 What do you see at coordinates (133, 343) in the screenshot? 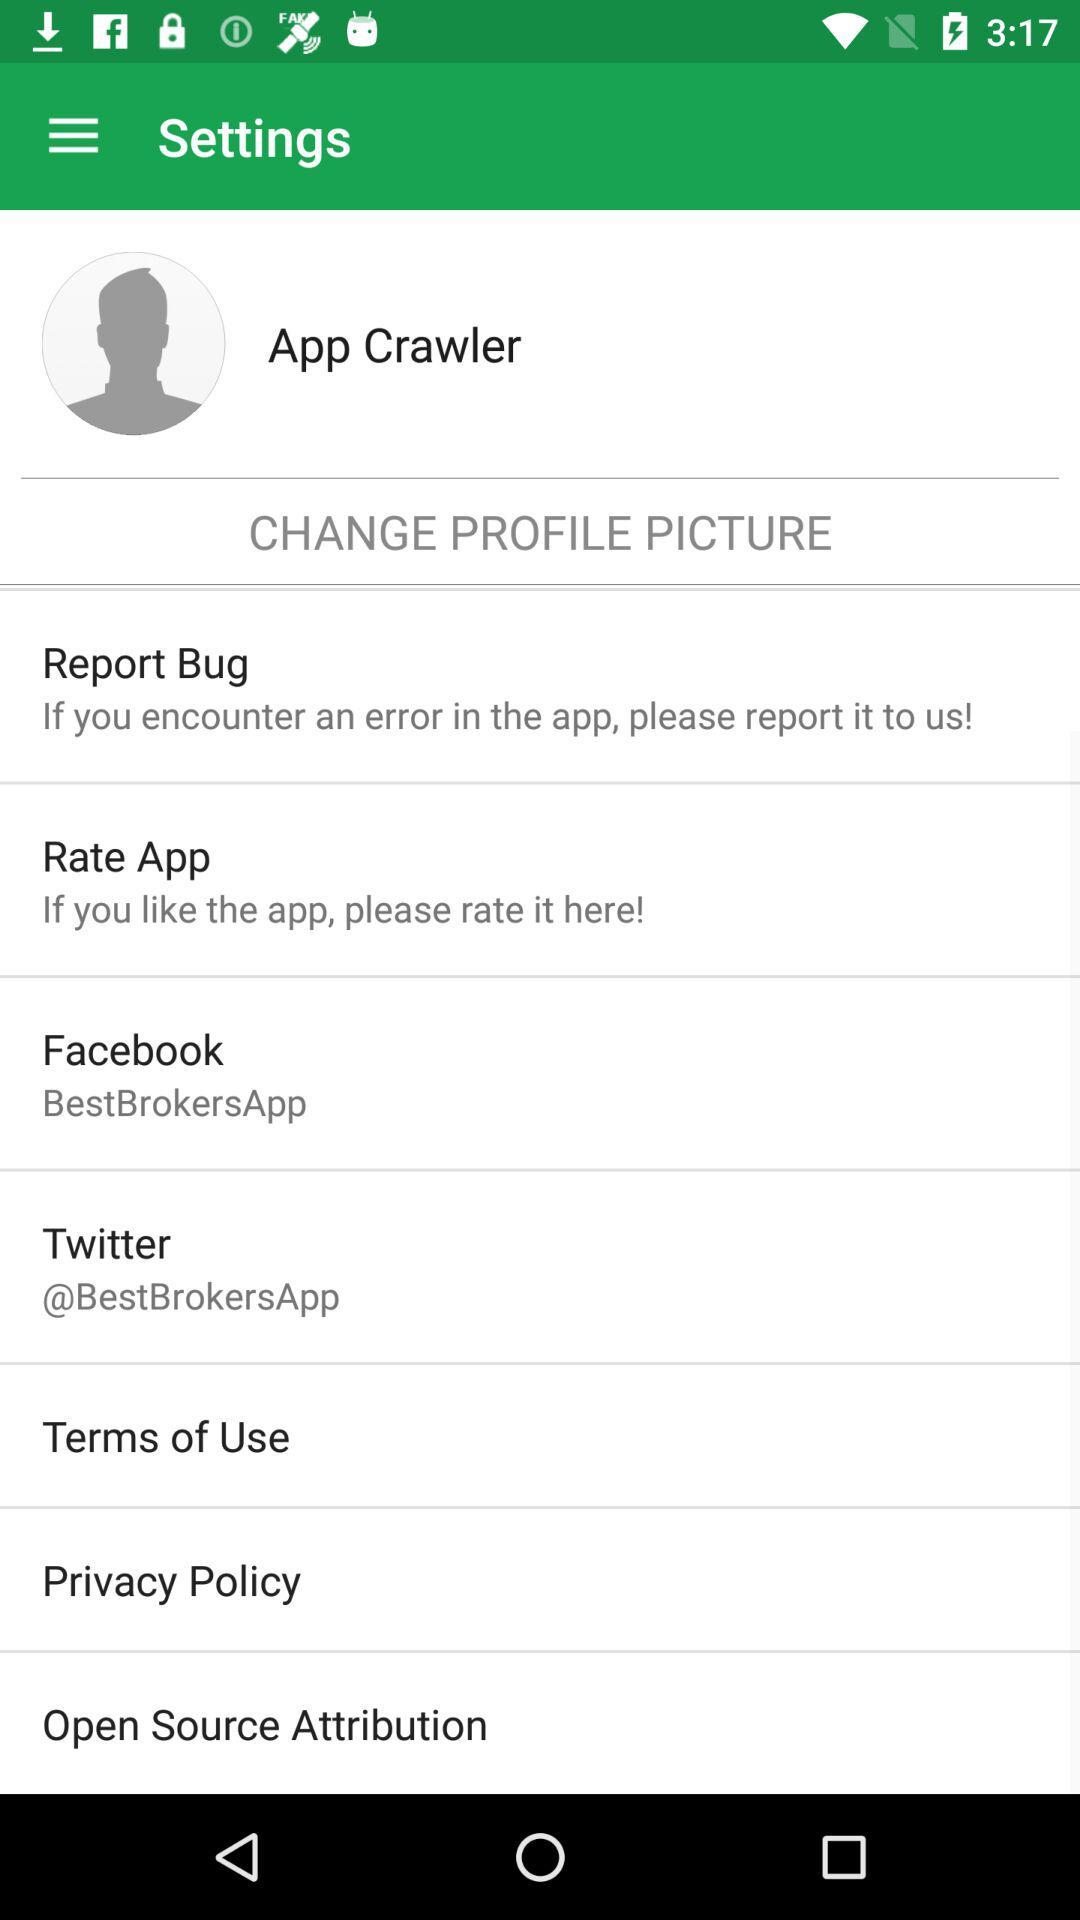
I see `icon to the left of the app crawler item` at bounding box center [133, 343].